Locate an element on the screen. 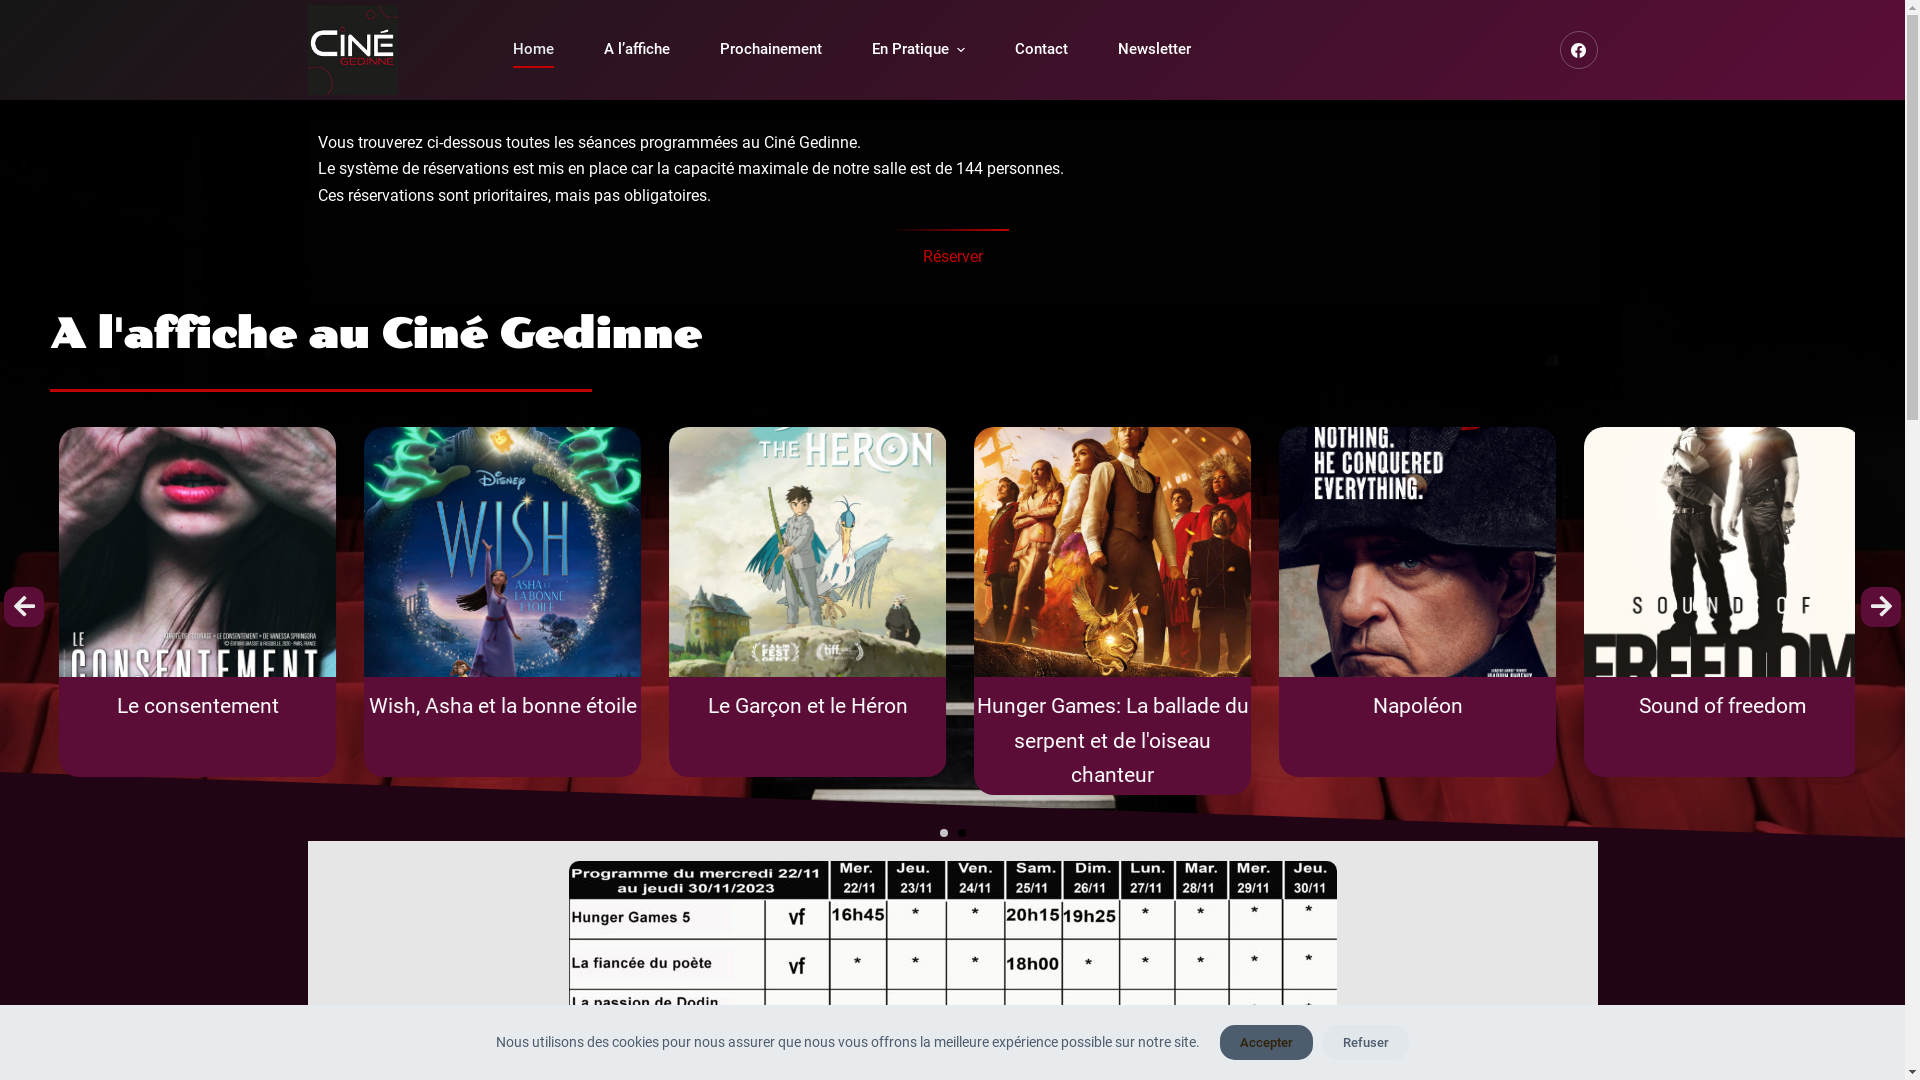  'previous item' is located at coordinates (4, 605).